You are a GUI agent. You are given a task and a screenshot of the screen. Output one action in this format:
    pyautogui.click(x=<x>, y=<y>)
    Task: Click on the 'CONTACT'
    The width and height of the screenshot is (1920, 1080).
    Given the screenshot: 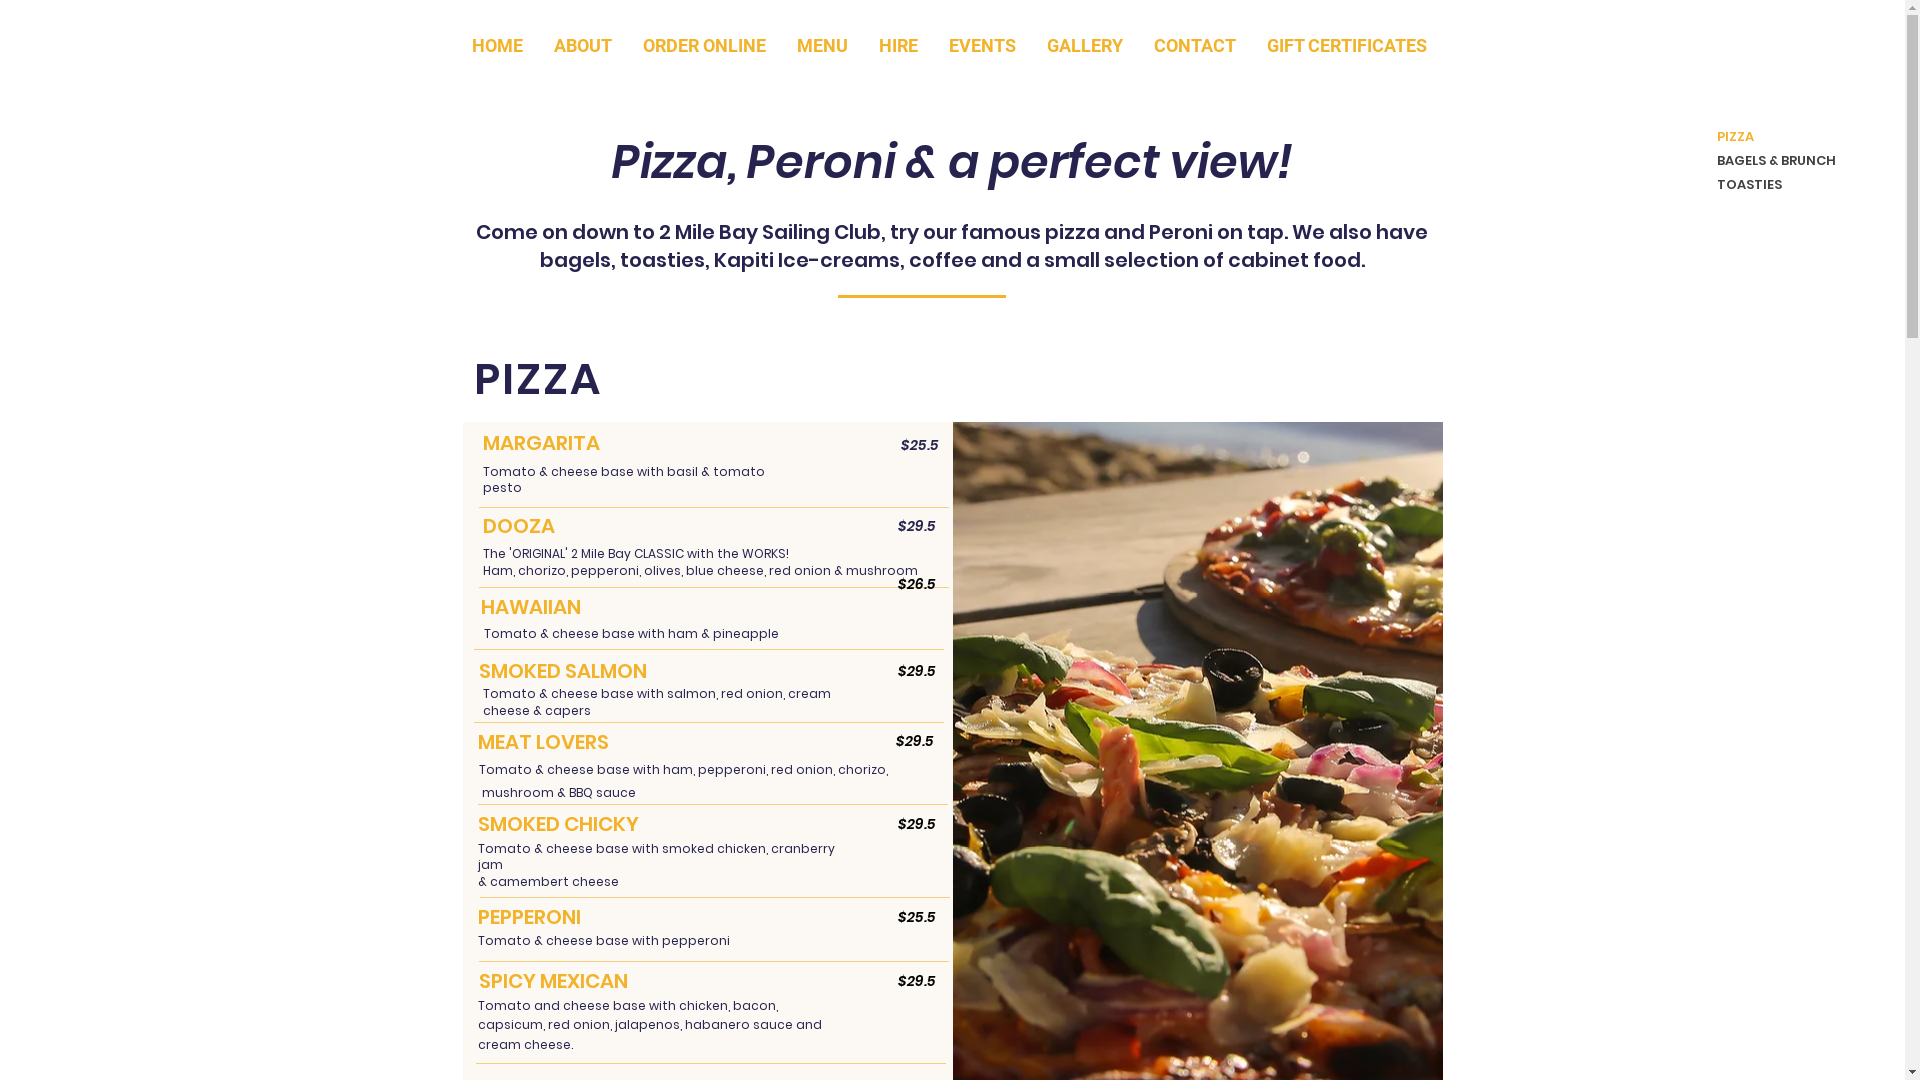 What is the action you would take?
    pyautogui.click(x=1194, y=45)
    